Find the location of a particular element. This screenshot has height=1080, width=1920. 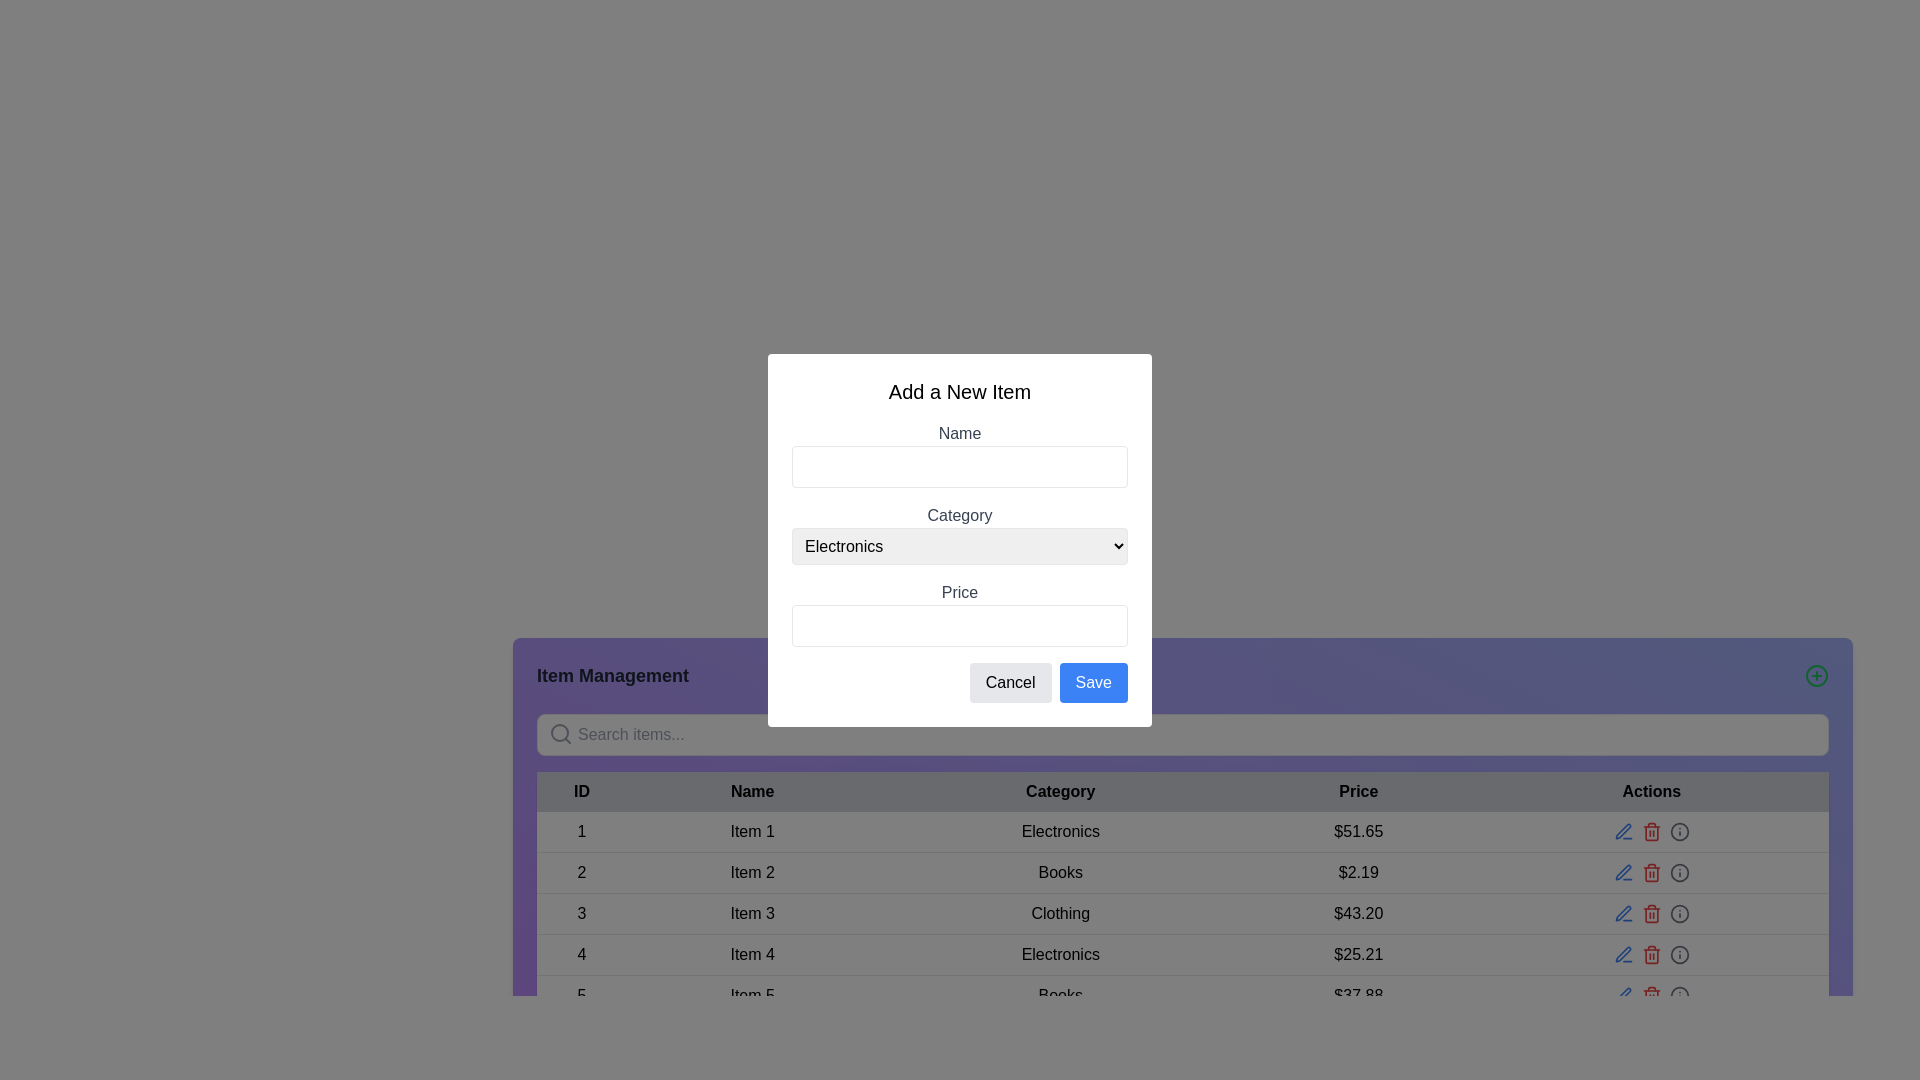

the textual label displaying 'Item 5' located in the fifth row of the table in the 'Name' column is located at coordinates (751, 995).